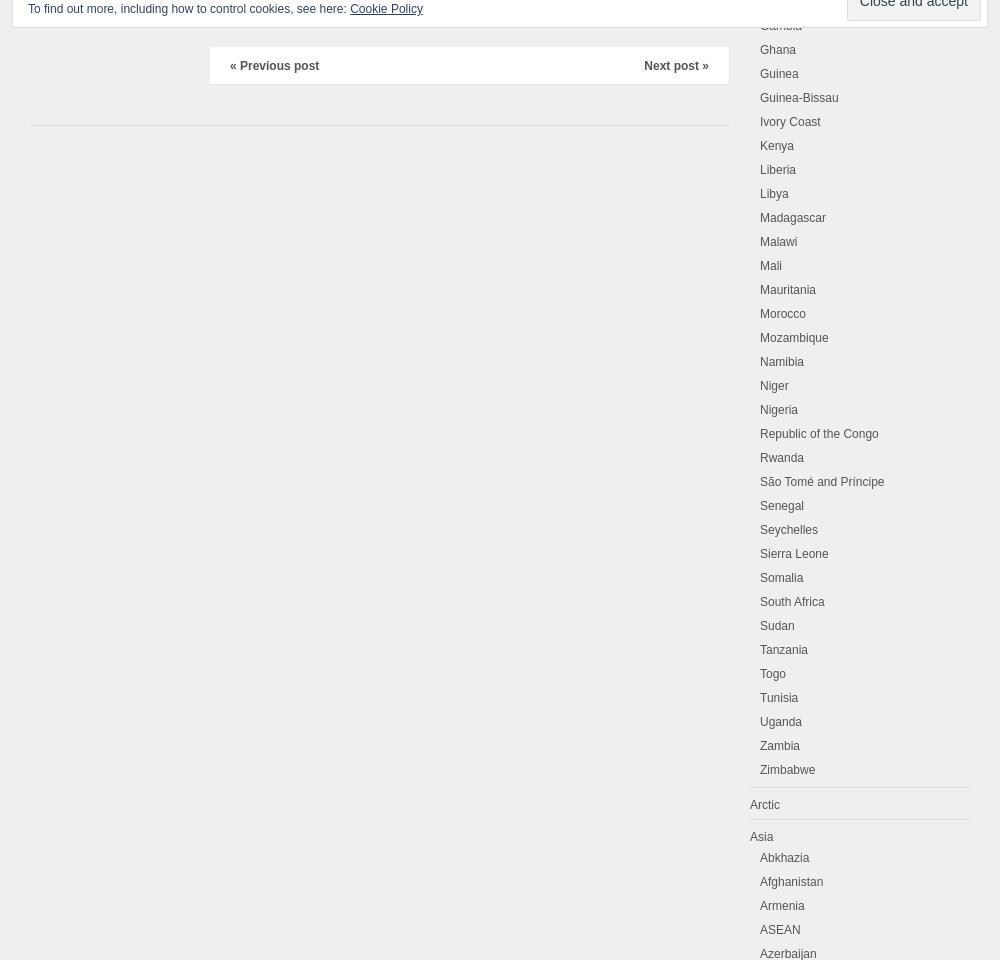  What do you see at coordinates (778, 169) in the screenshot?
I see `'Liberia'` at bounding box center [778, 169].